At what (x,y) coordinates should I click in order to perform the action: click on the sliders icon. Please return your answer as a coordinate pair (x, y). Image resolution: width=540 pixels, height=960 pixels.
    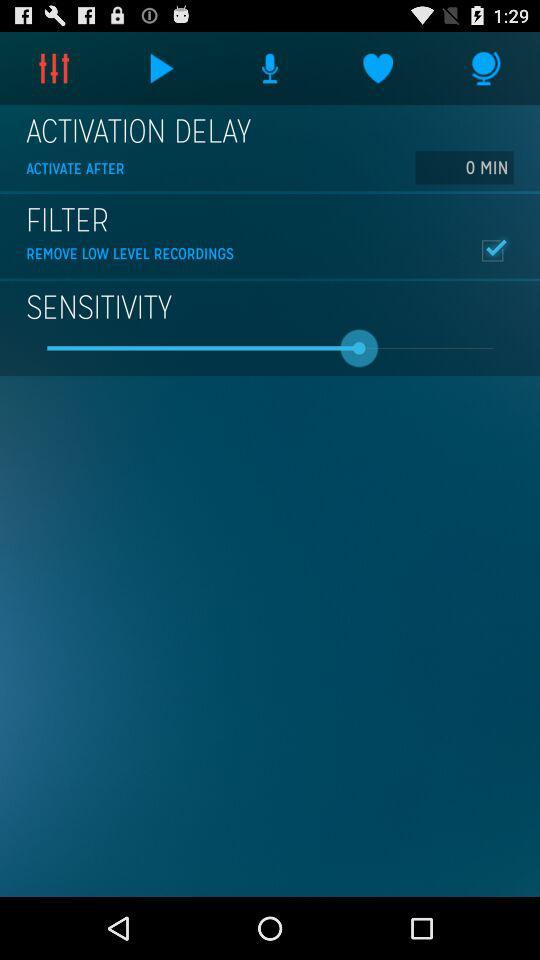
    Looking at the image, I should click on (54, 72).